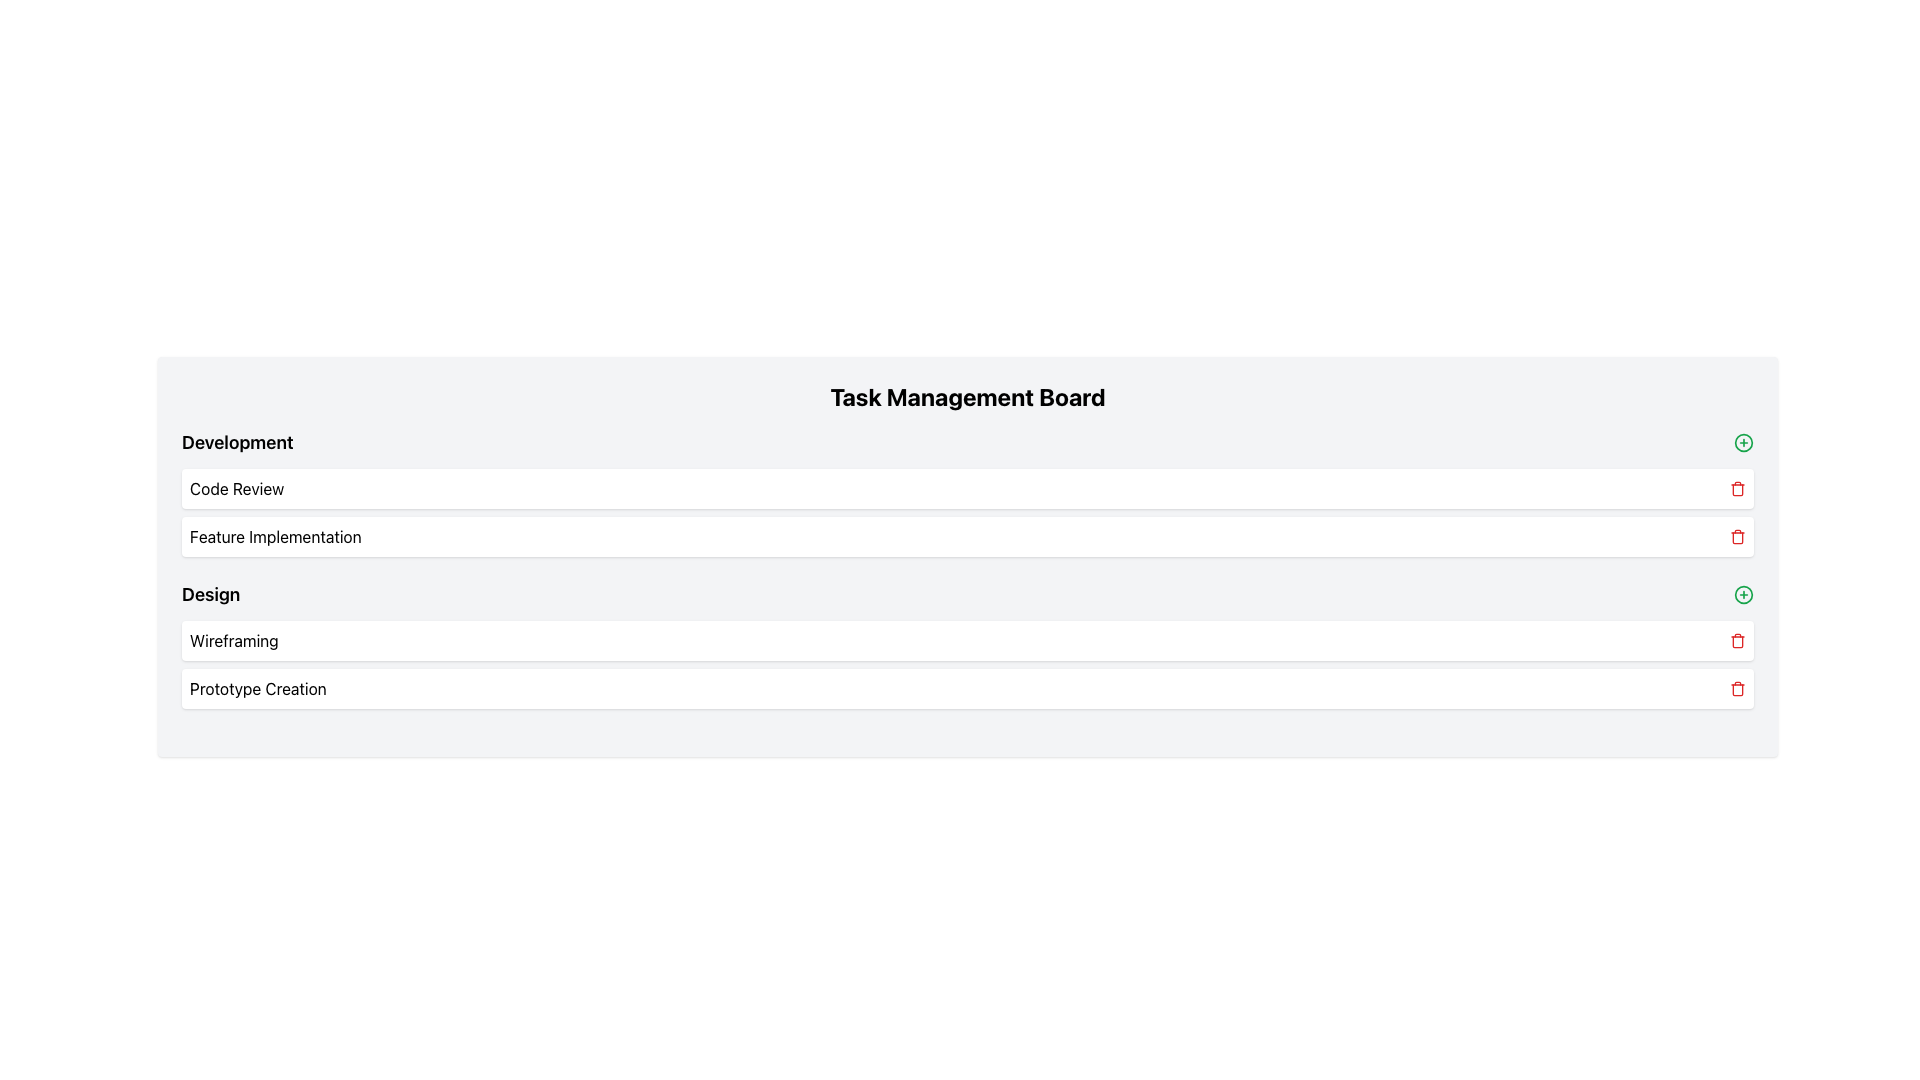 The height and width of the screenshot is (1080, 1920). What do you see at coordinates (1736, 535) in the screenshot?
I see `the deletion button (trash can) located at the far right end of the 'Feature Implementation' task entry` at bounding box center [1736, 535].